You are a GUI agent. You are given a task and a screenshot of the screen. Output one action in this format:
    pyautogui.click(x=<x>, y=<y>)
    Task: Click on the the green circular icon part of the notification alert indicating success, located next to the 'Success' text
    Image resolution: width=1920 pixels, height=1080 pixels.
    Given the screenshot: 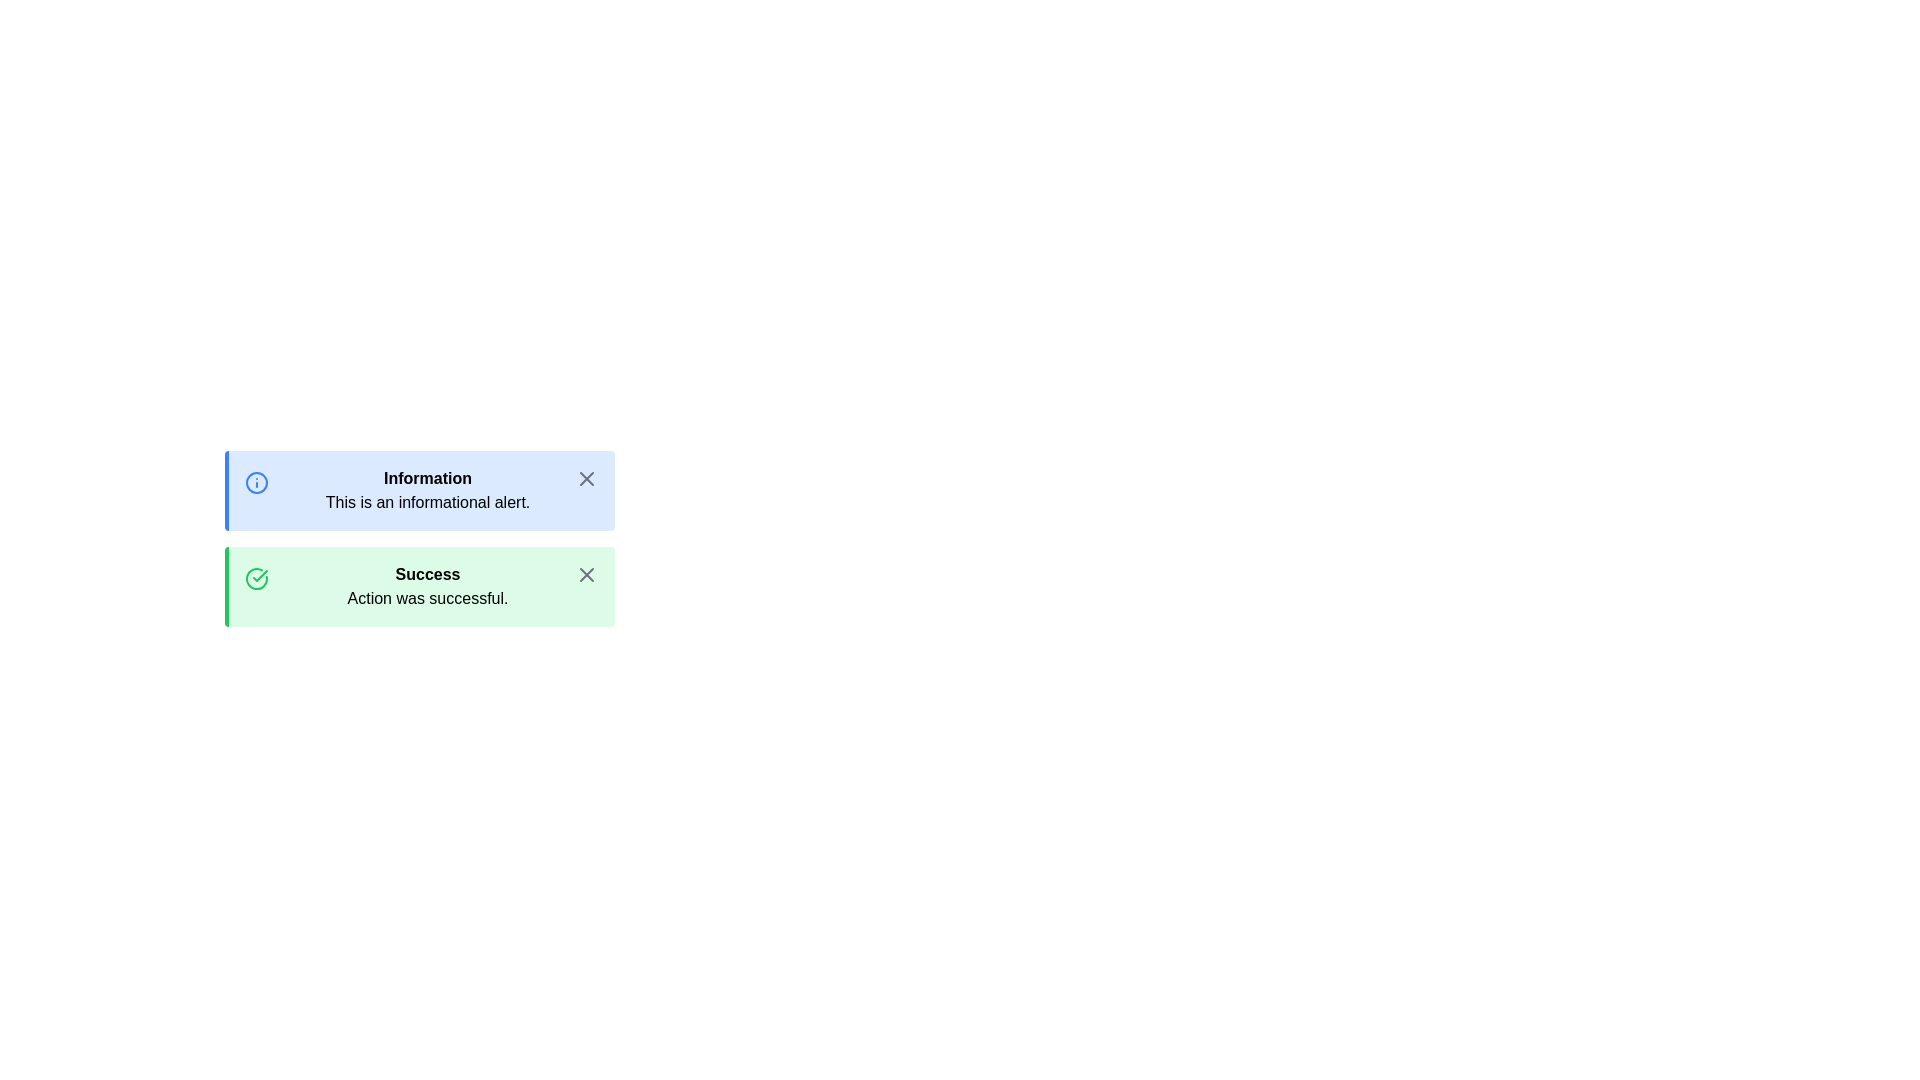 What is the action you would take?
    pyautogui.click(x=256, y=578)
    